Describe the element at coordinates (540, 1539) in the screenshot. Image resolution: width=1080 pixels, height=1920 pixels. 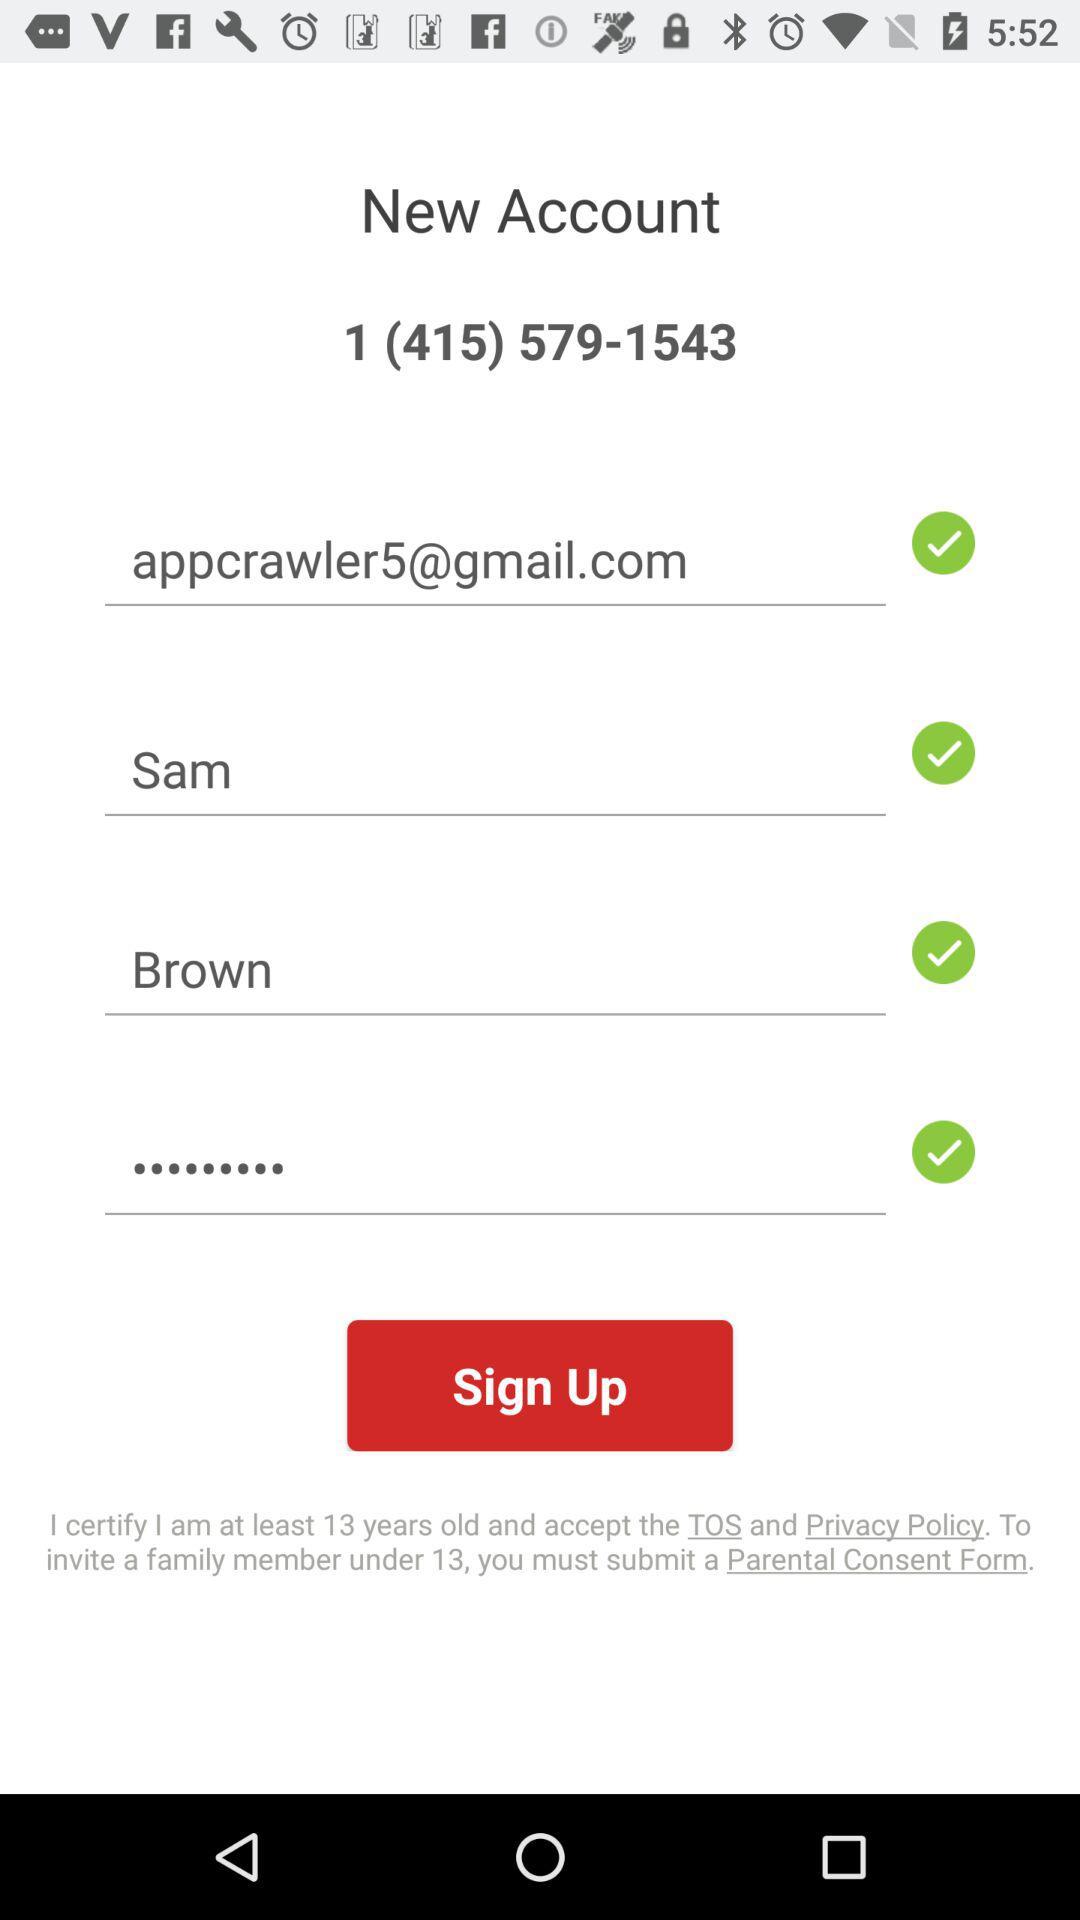
I see `the i certify i item` at that location.